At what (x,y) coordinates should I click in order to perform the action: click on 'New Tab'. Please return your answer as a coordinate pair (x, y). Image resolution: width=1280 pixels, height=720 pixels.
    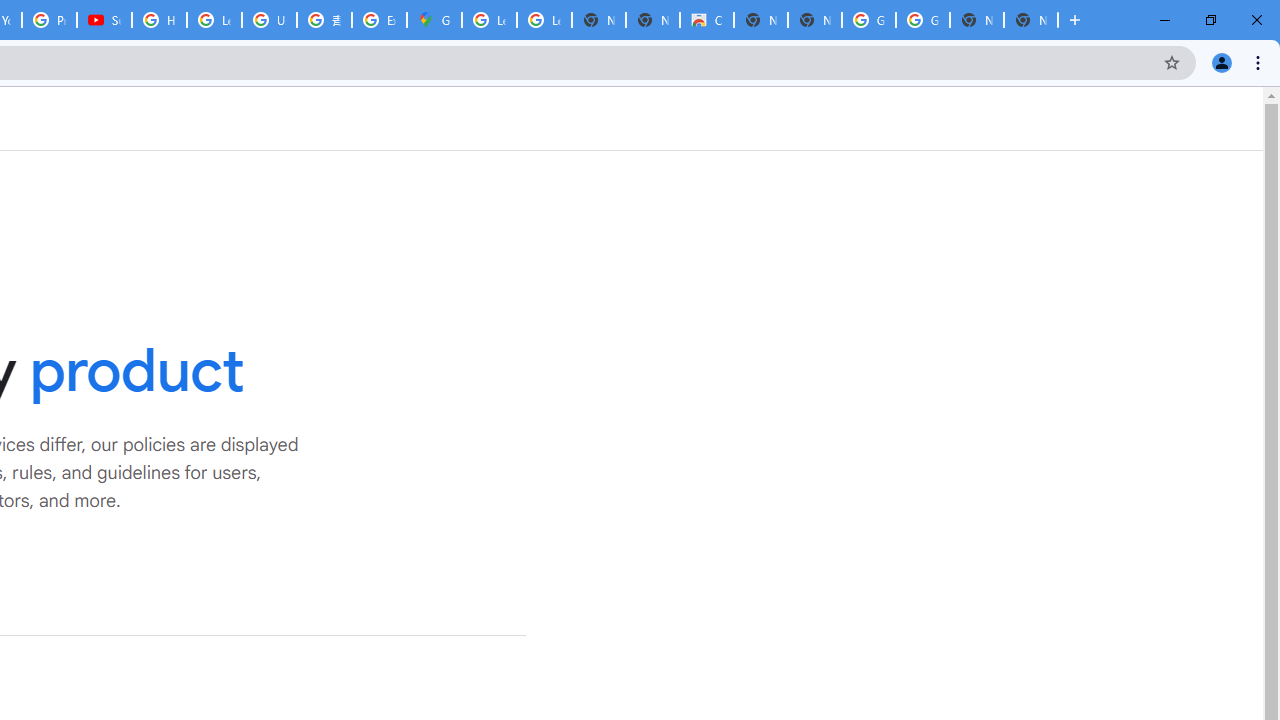
    Looking at the image, I should click on (1031, 20).